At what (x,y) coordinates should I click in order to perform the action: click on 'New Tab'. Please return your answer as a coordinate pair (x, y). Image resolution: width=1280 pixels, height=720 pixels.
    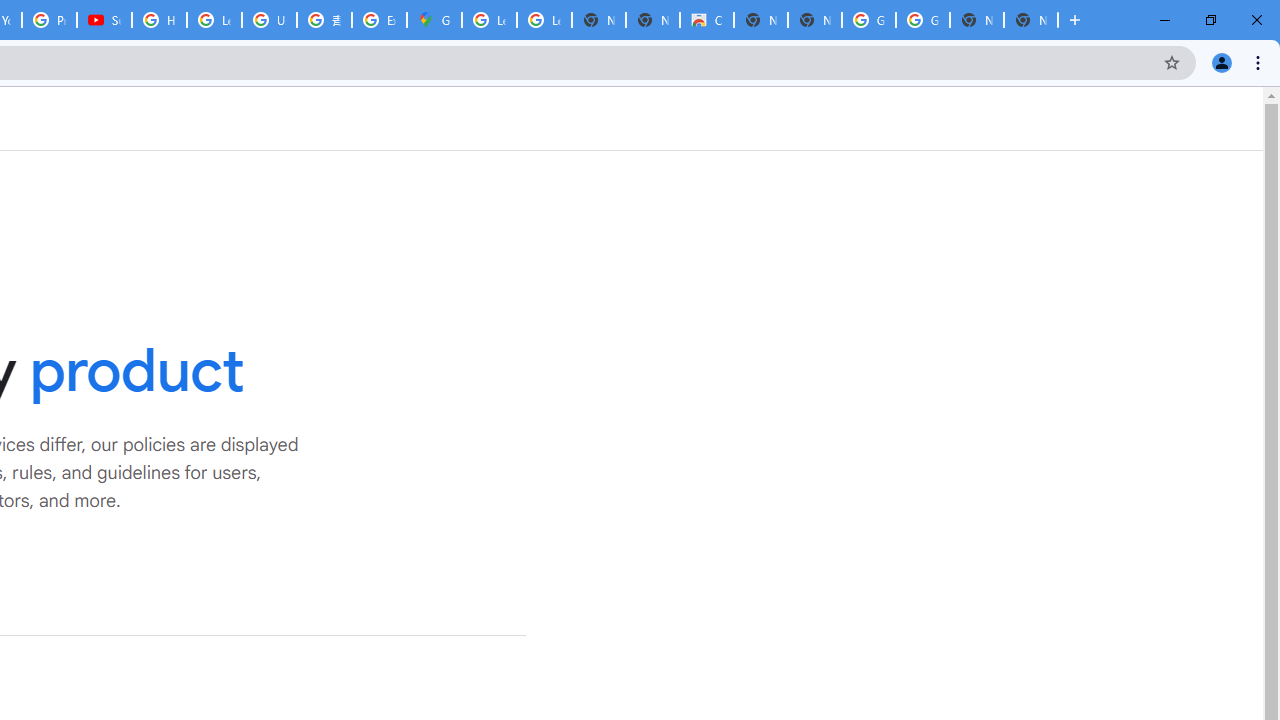
    Looking at the image, I should click on (1031, 20).